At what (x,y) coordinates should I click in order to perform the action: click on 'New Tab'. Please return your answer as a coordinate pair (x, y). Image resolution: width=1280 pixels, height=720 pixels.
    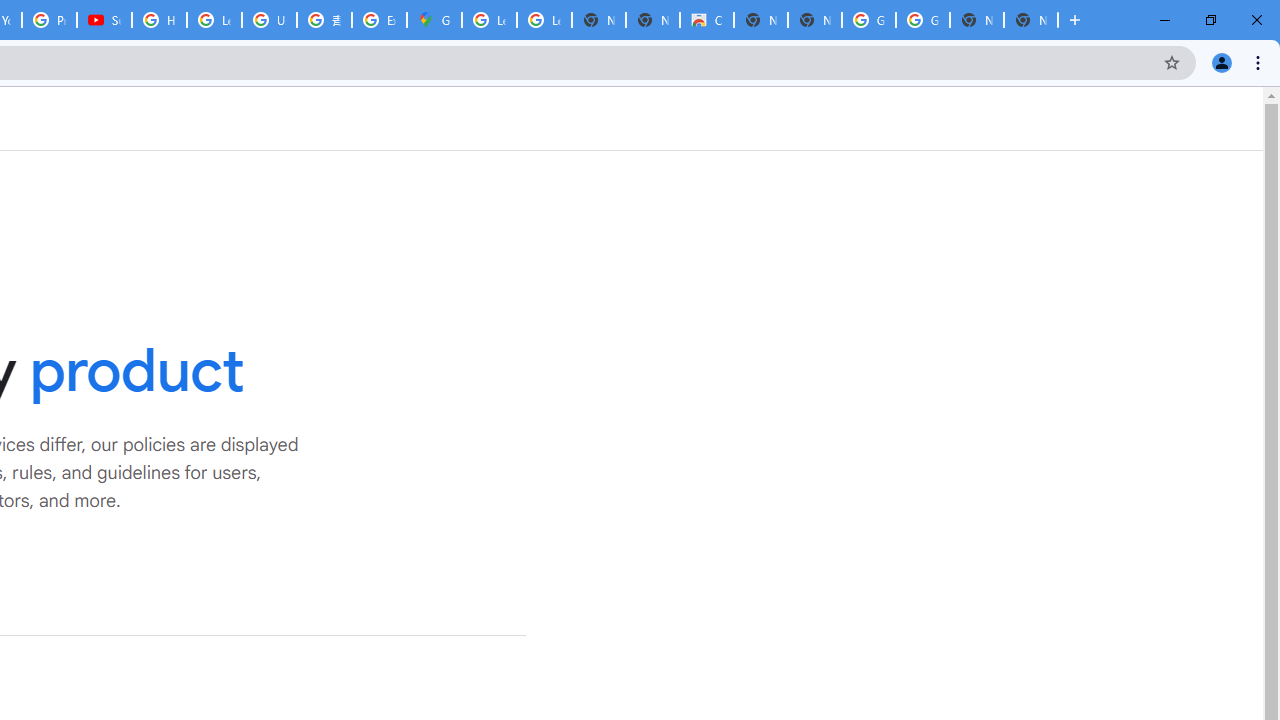
    Looking at the image, I should click on (1031, 20).